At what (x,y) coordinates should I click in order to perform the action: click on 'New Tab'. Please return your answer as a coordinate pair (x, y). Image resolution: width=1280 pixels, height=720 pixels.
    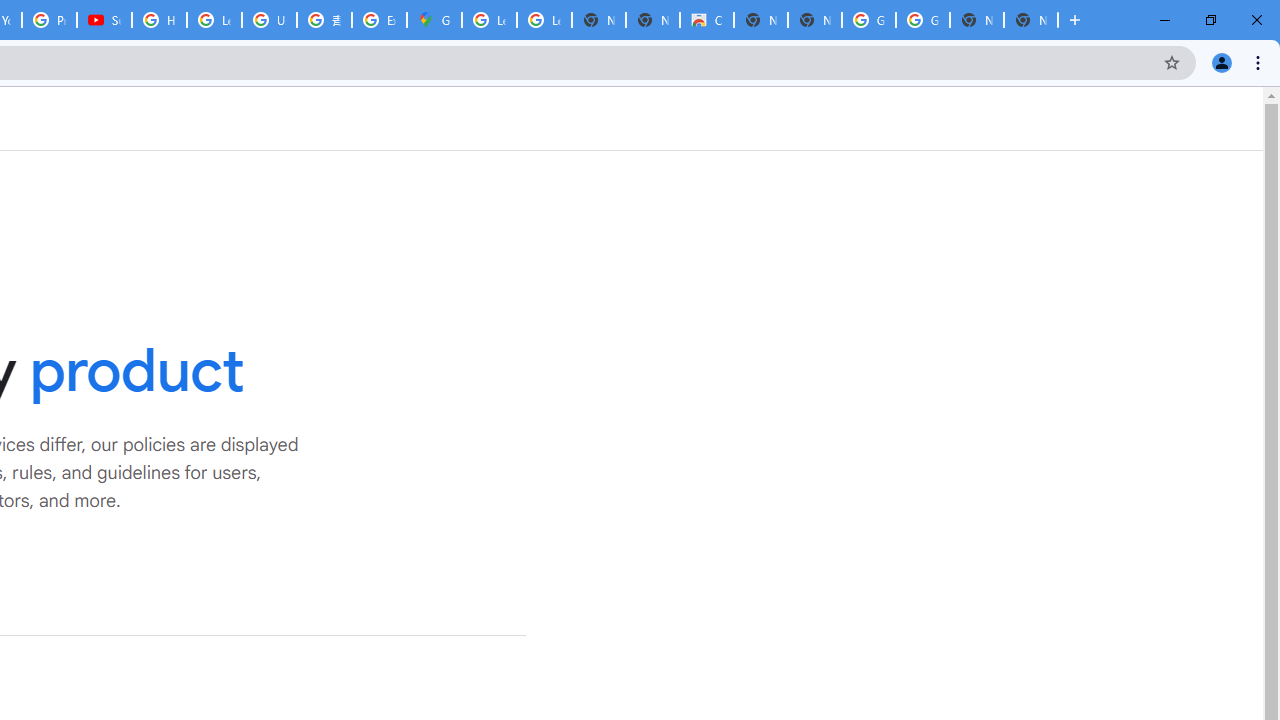
    Looking at the image, I should click on (1031, 20).